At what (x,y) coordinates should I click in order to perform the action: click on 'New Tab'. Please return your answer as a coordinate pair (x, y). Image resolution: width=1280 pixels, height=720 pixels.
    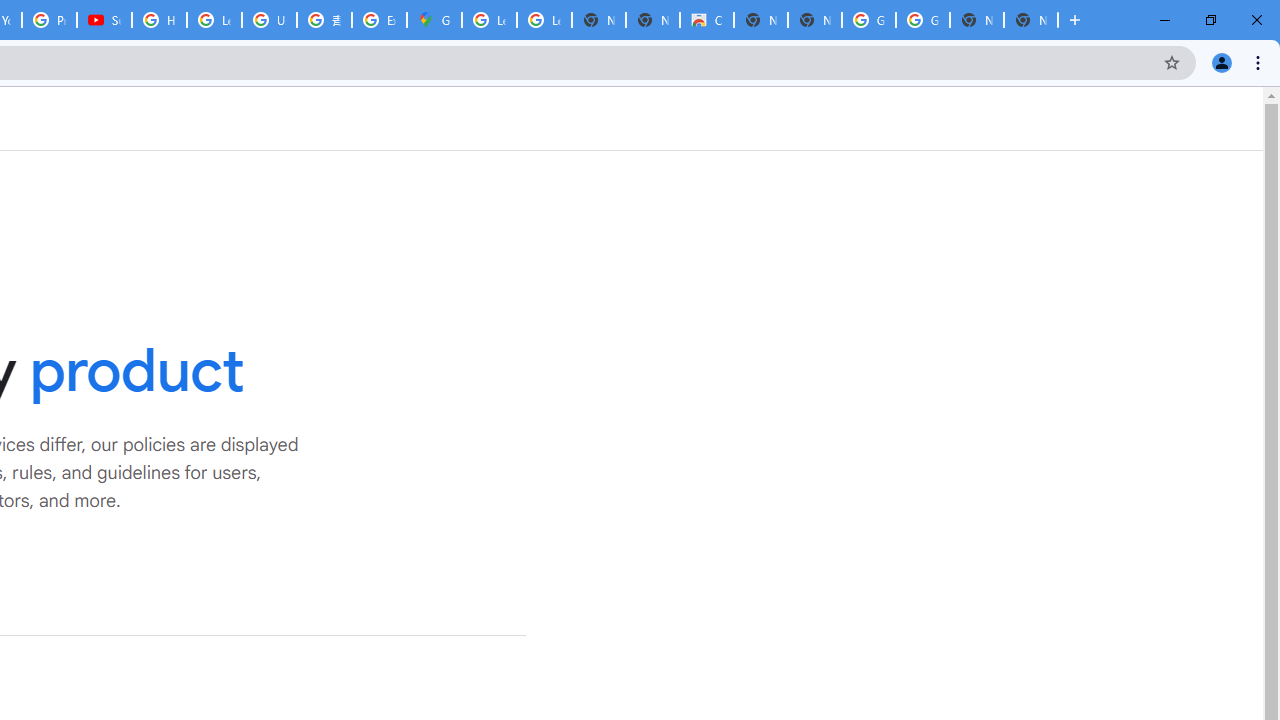
    Looking at the image, I should click on (1031, 20).